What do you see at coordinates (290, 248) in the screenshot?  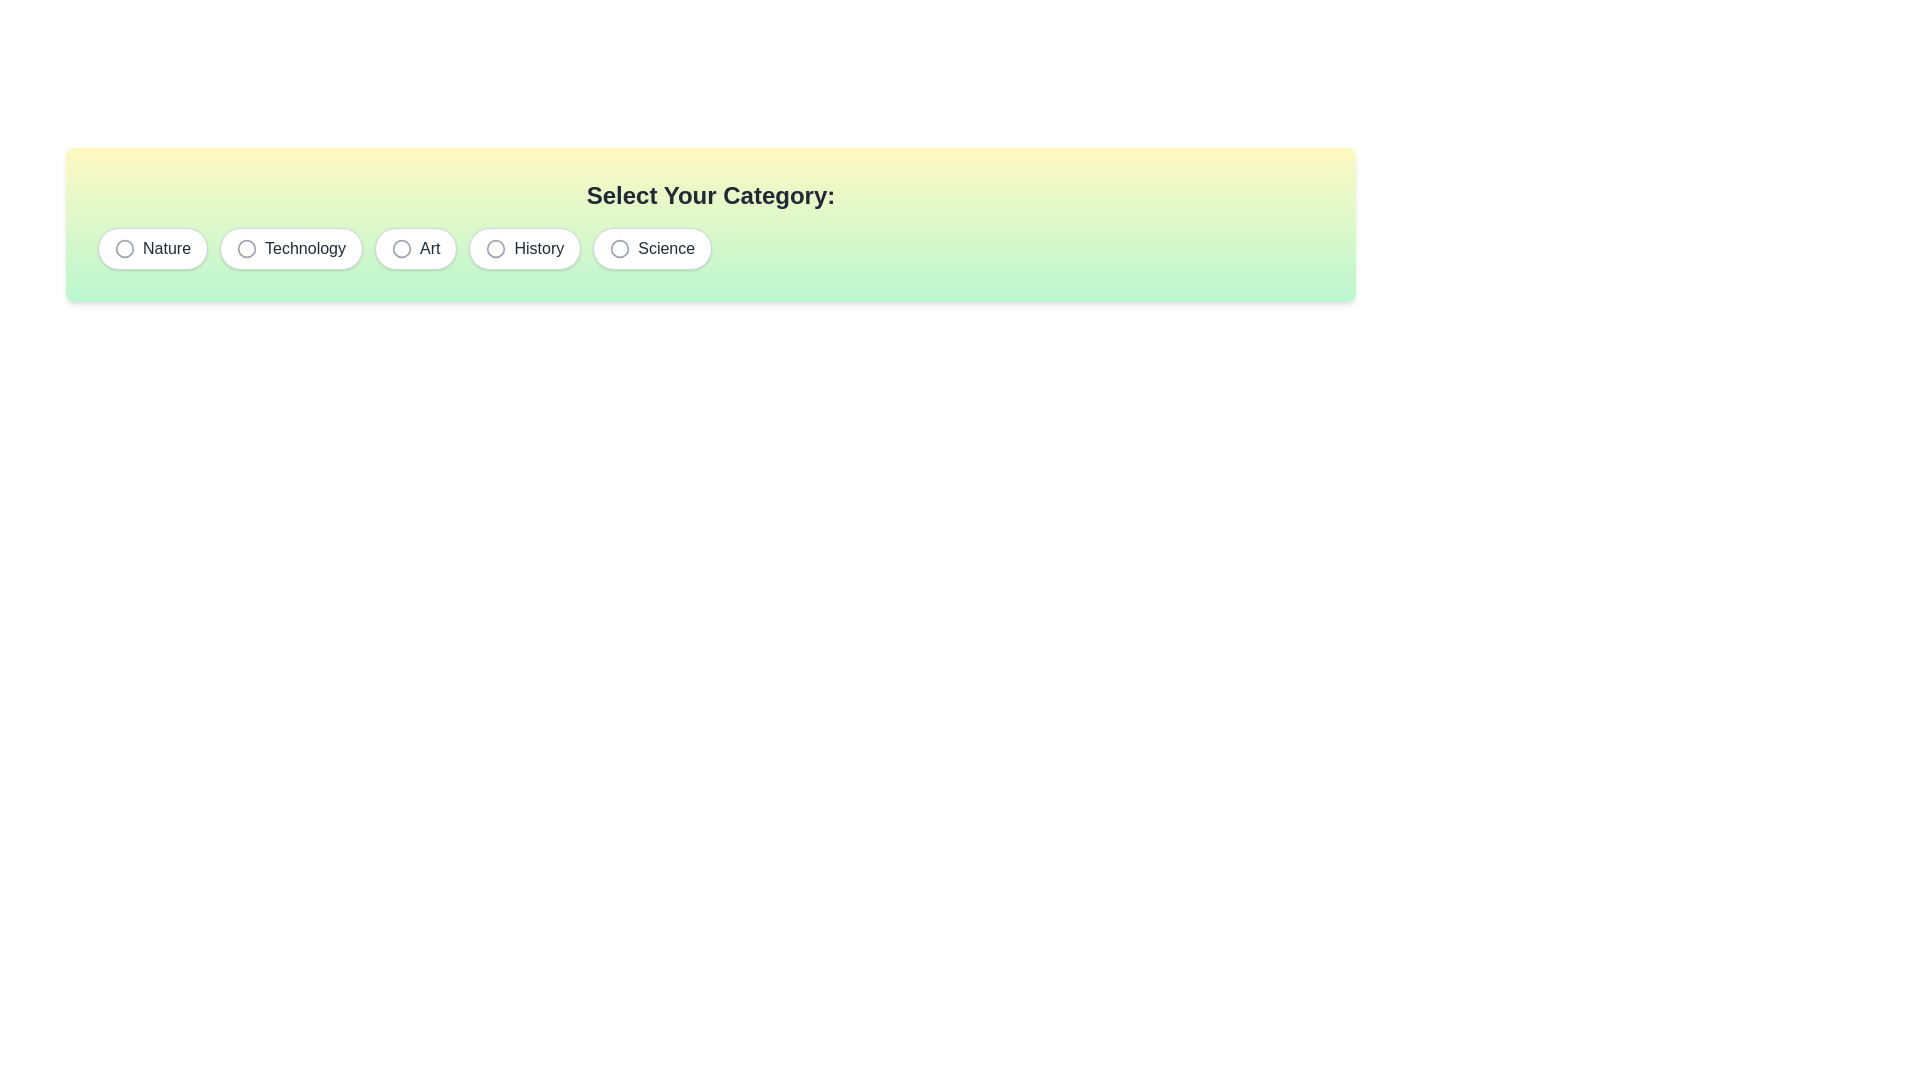 I see `the chip labeled Technology` at bounding box center [290, 248].